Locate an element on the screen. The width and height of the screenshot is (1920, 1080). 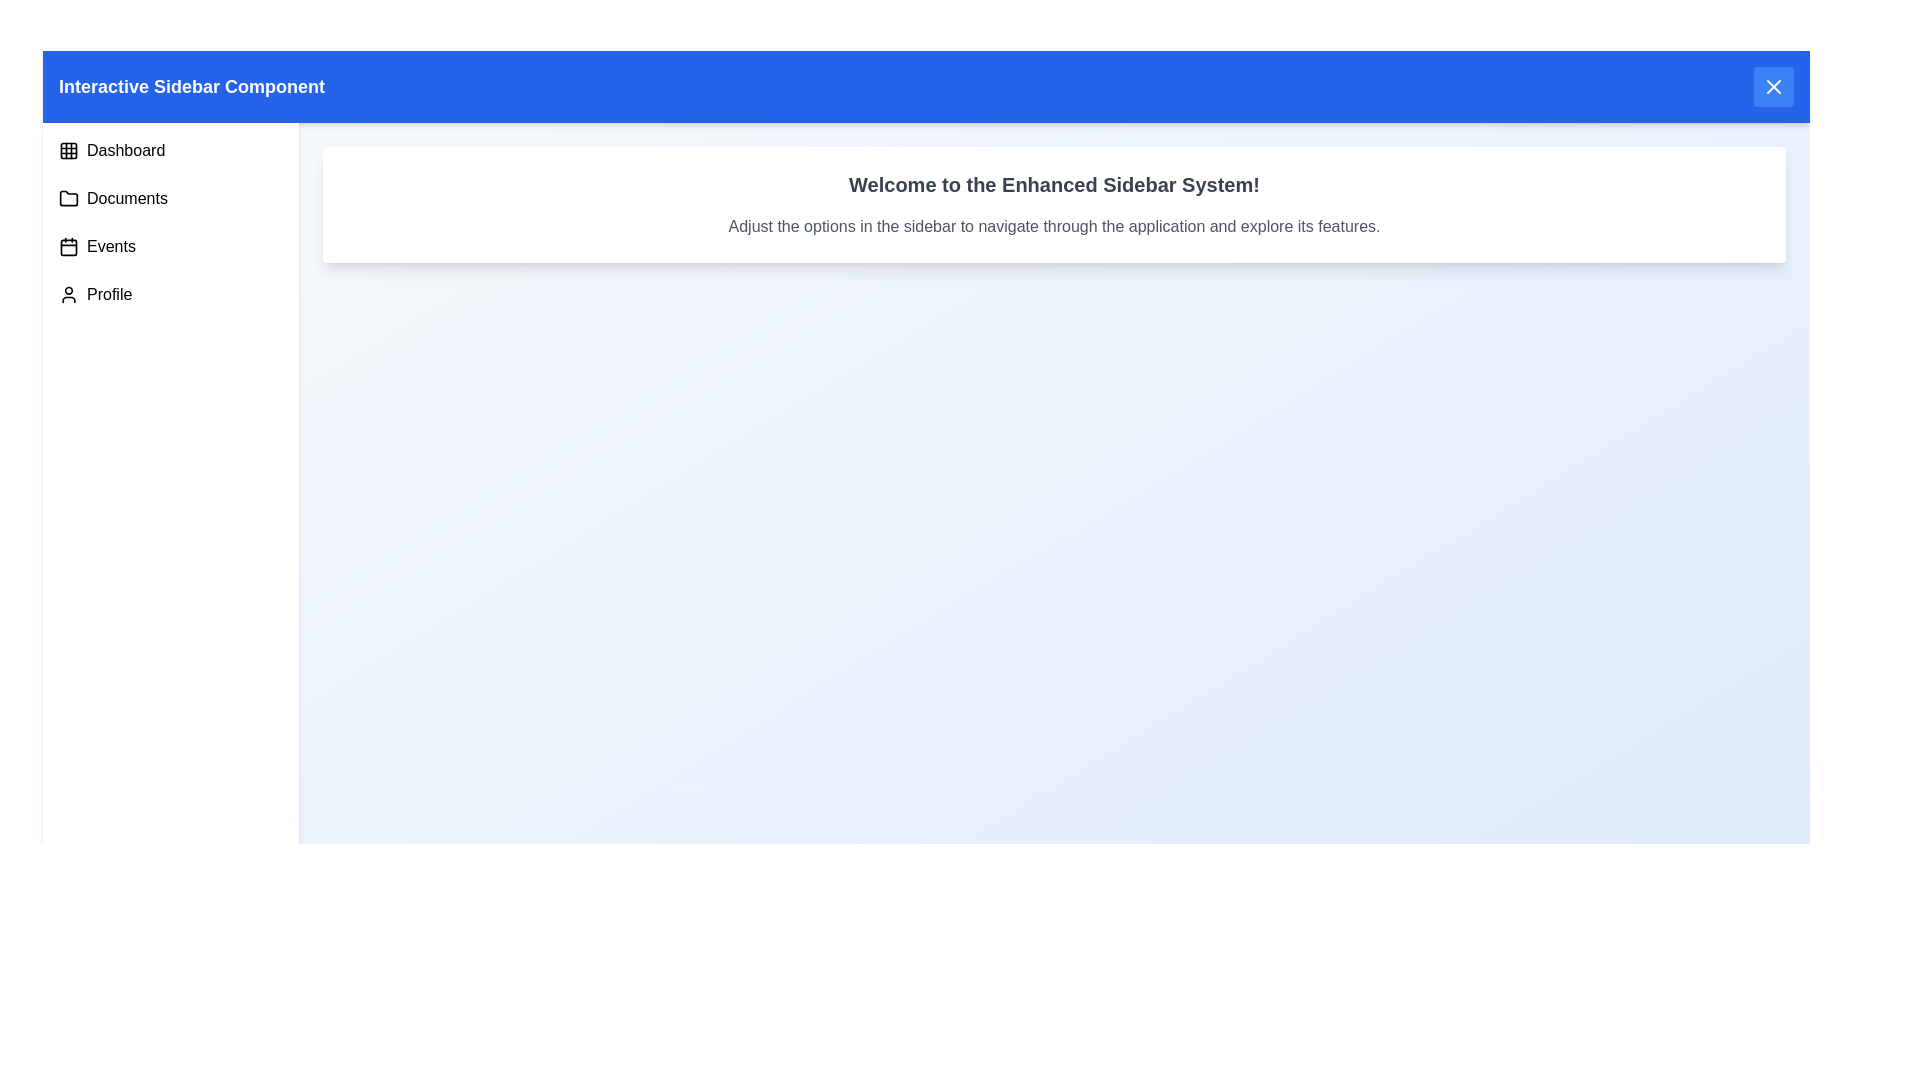
the 'Documents' text label in the sidebar menu, which is the second item below 'Dashboard' and above 'Events' is located at coordinates (126, 199).